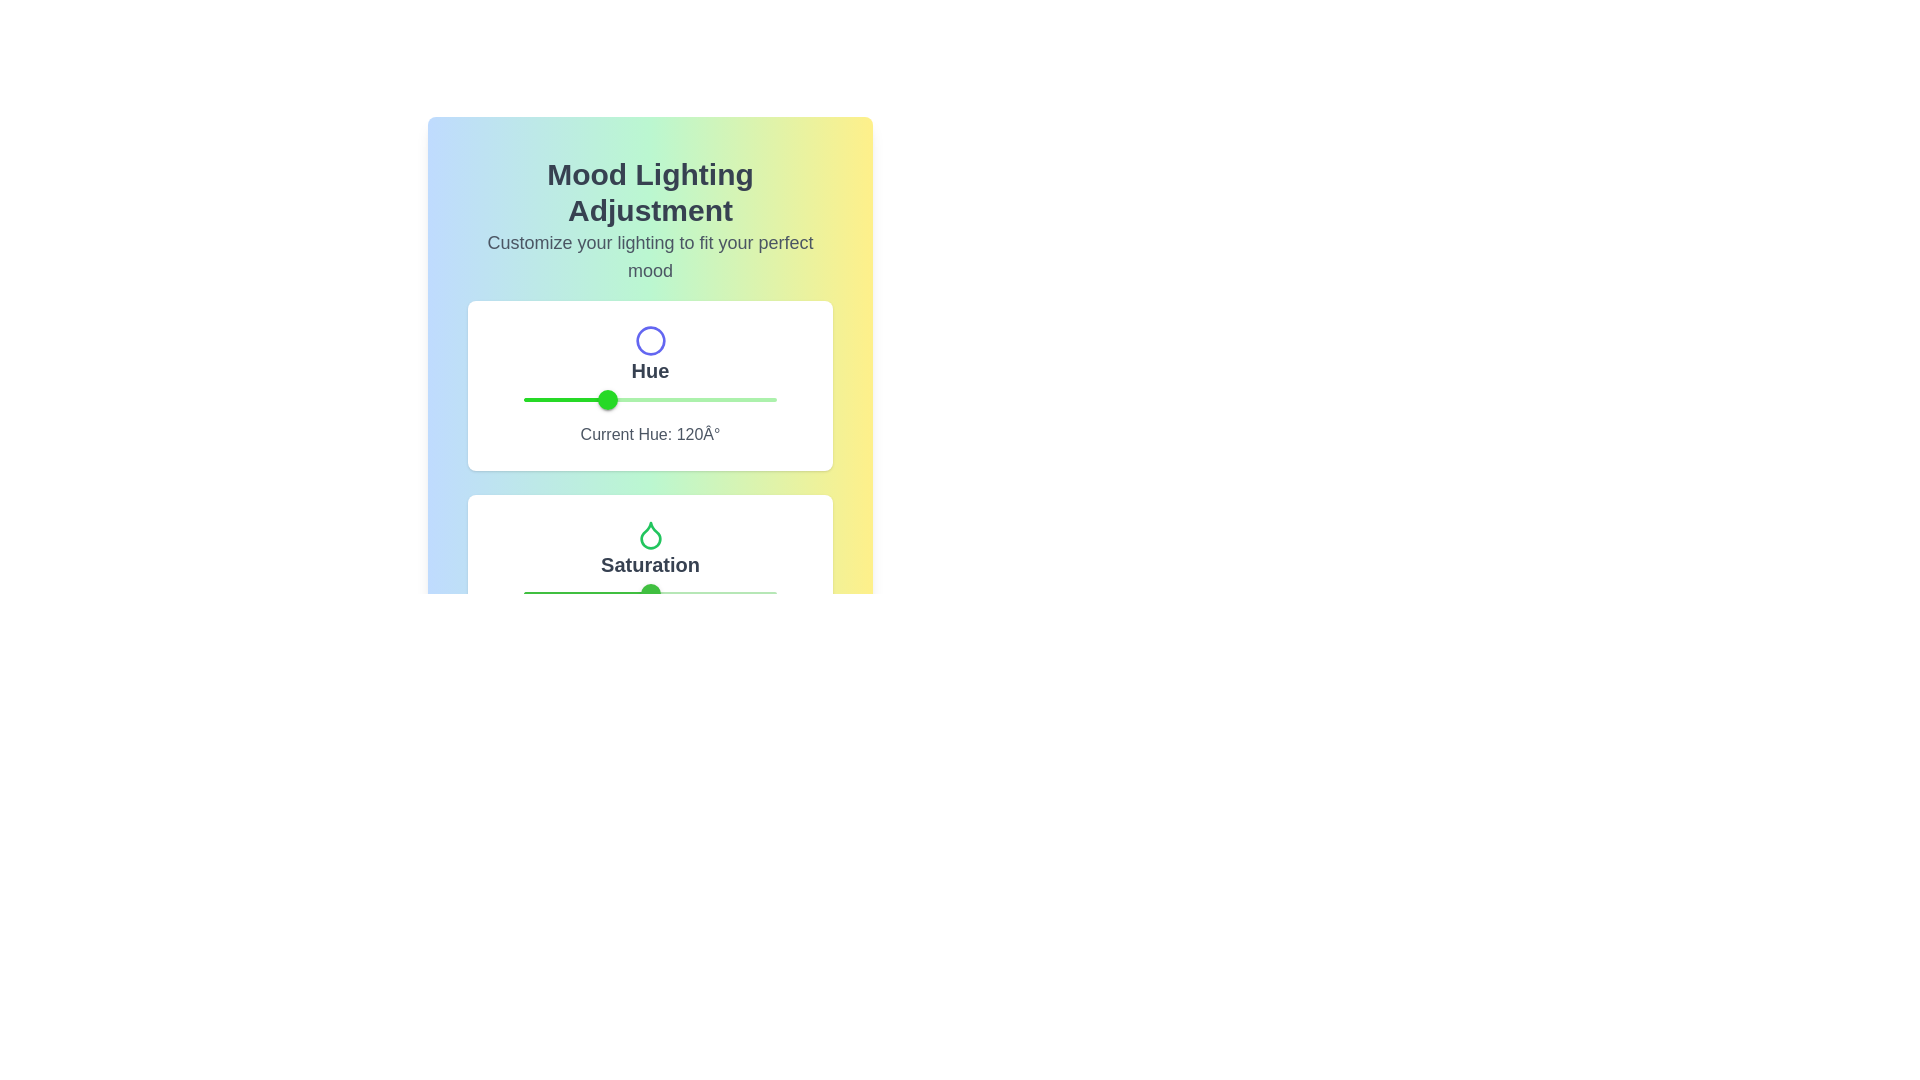 The image size is (1920, 1080). Describe the element at coordinates (531, 400) in the screenshot. I see `the hue` at that location.